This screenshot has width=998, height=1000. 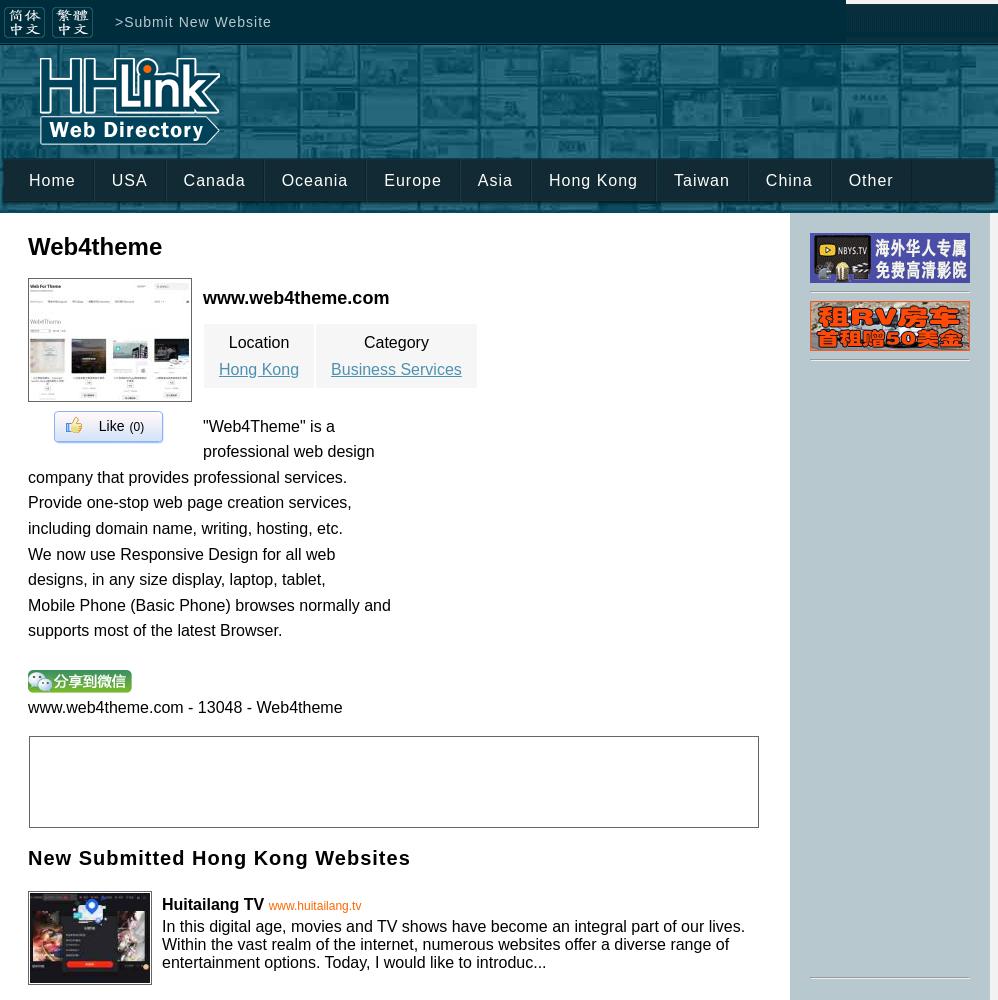 What do you see at coordinates (869, 180) in the screenshot?
I see `'Other'` at bounding box center [869, 180].